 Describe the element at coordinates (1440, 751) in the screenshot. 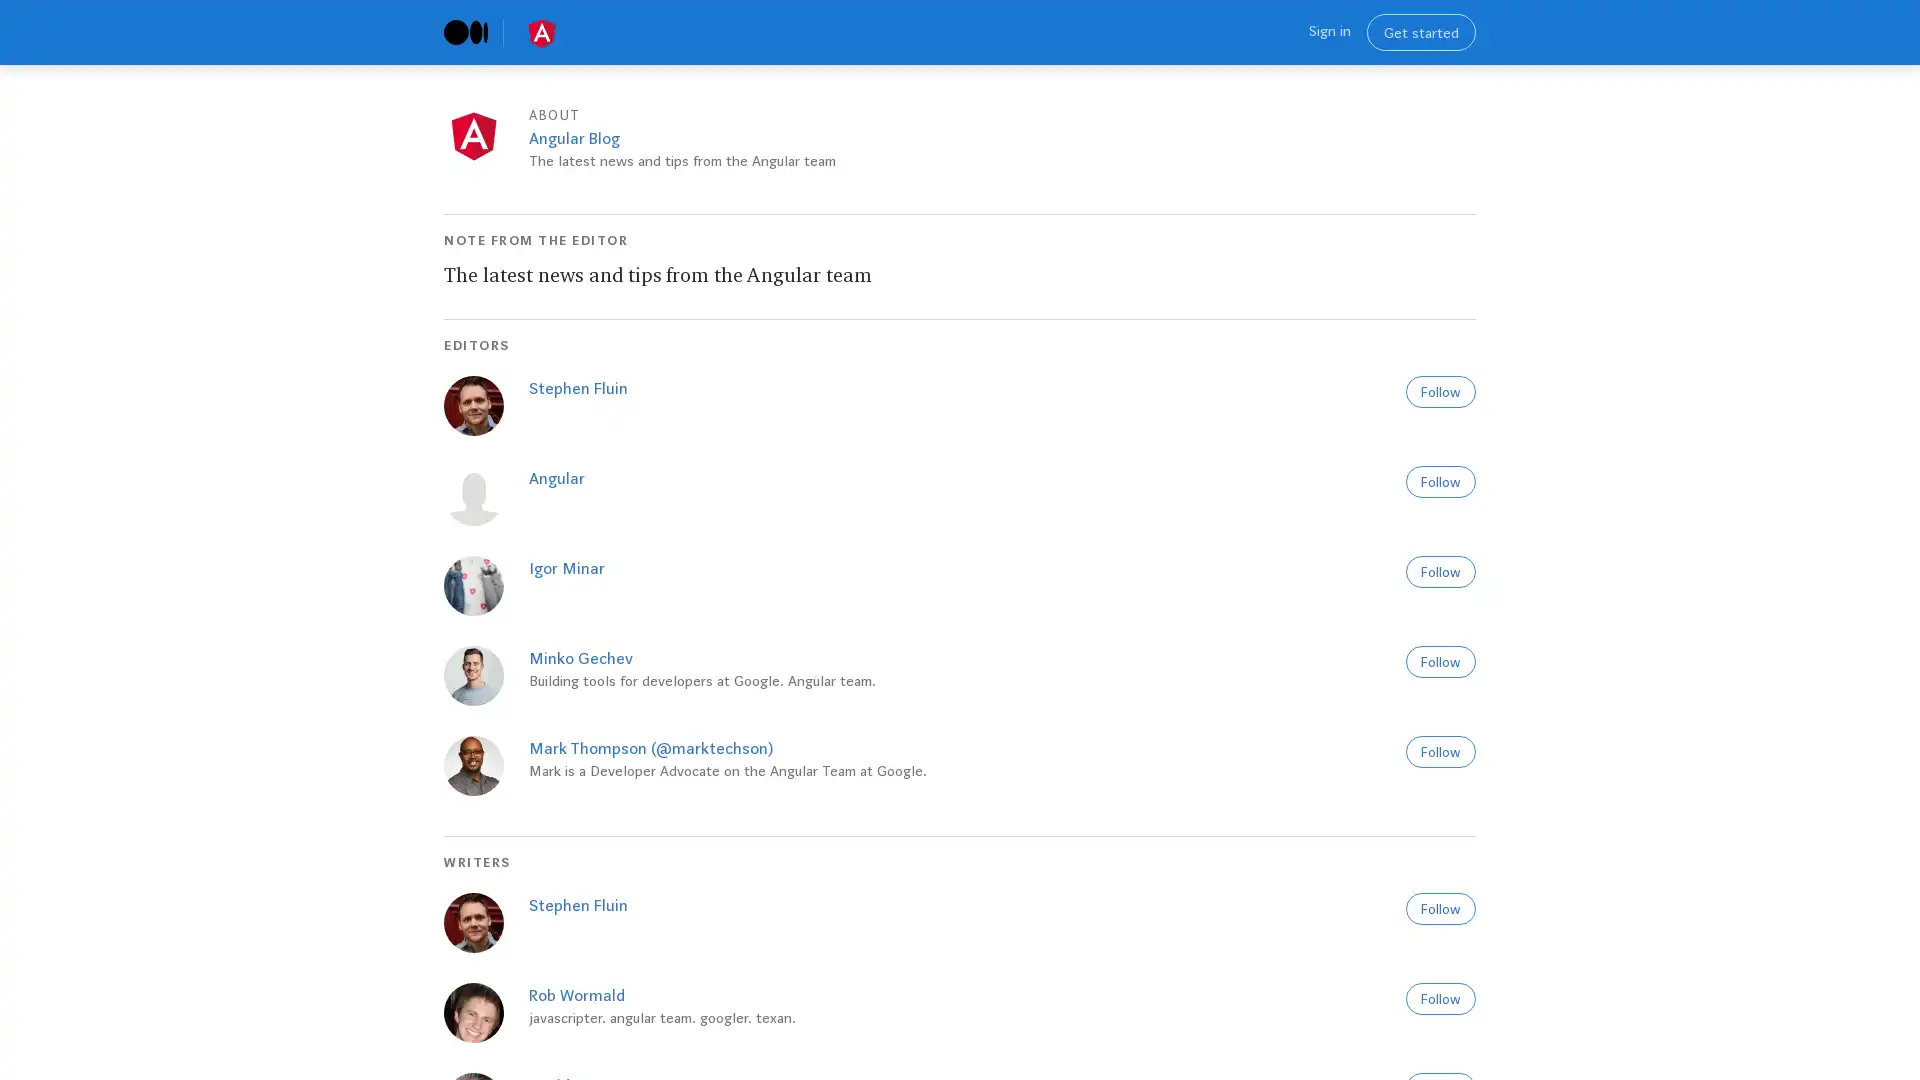

I see `Follow to get new stories and recommendations from this author` at that location.